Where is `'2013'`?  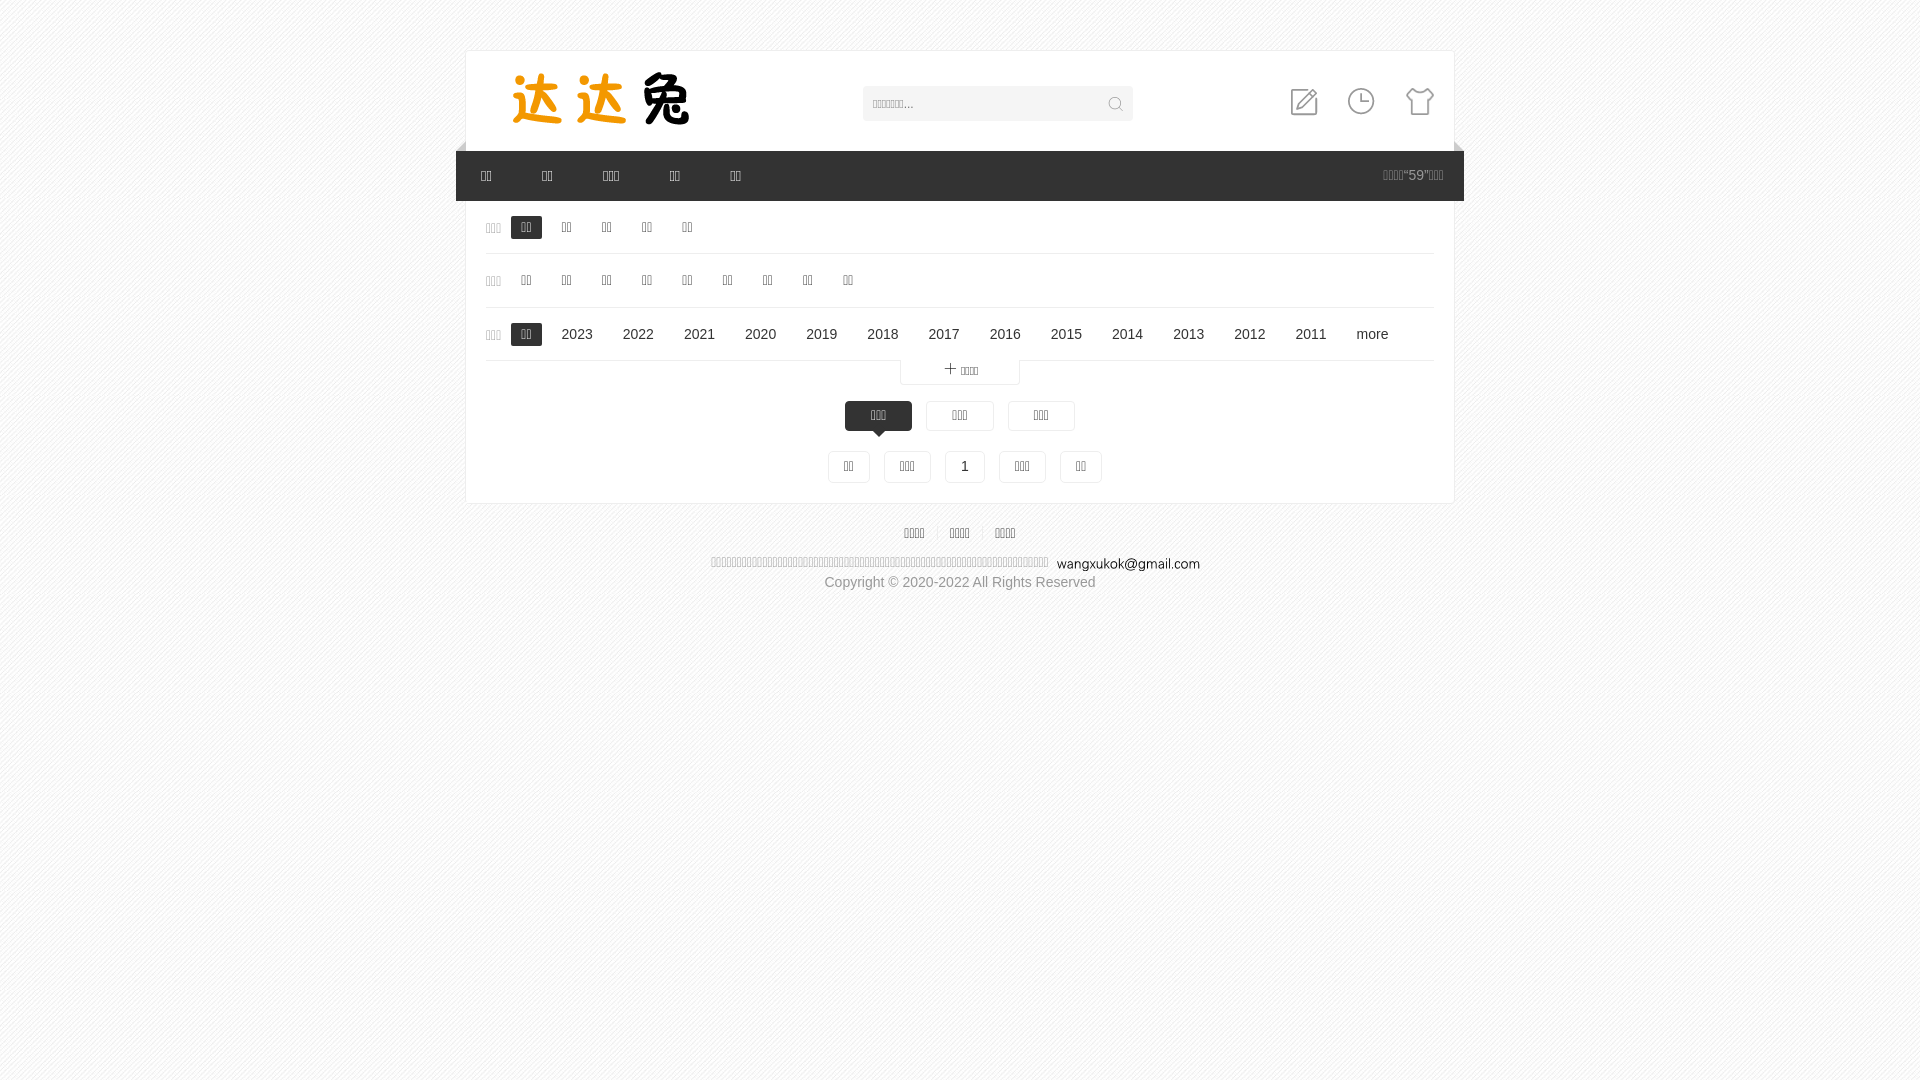 '2013' is located at coordinates (1162, 334).